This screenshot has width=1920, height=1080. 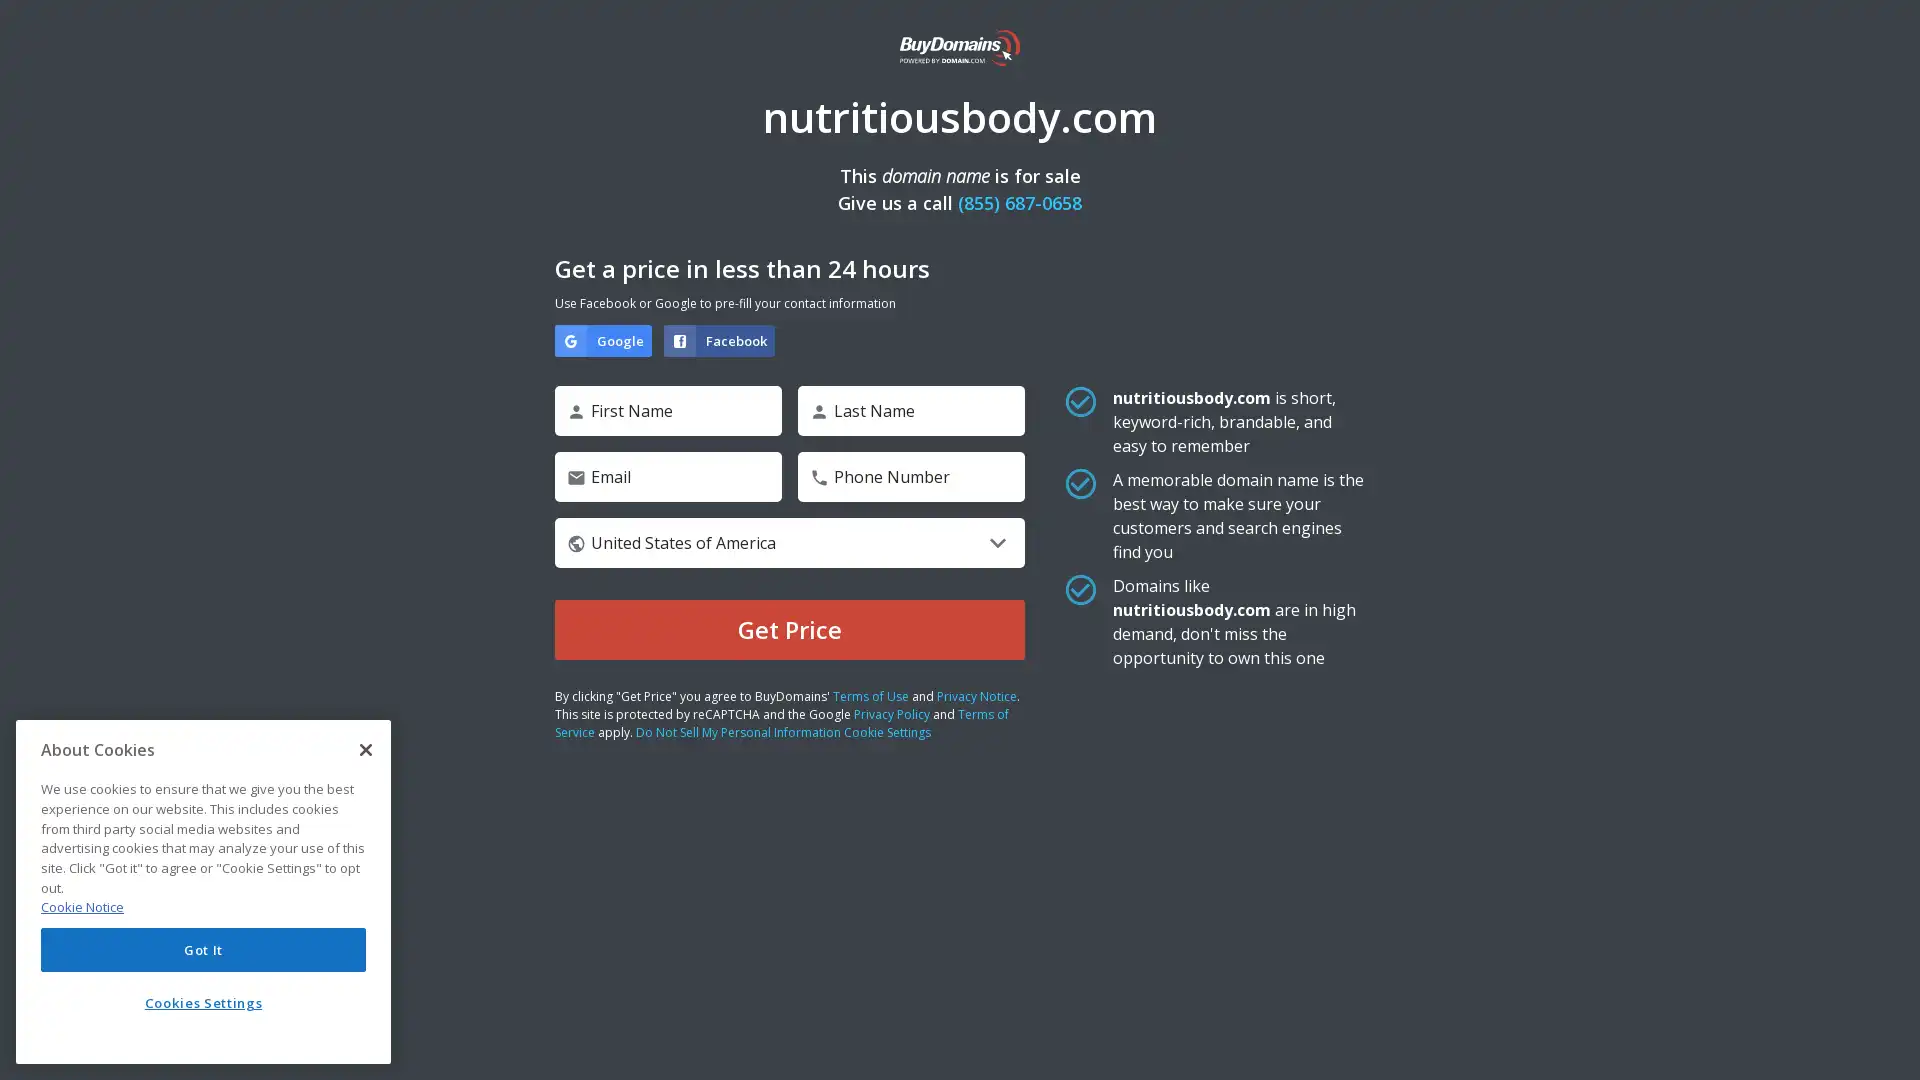 I want to click on Close, so click(x=365, y=749).